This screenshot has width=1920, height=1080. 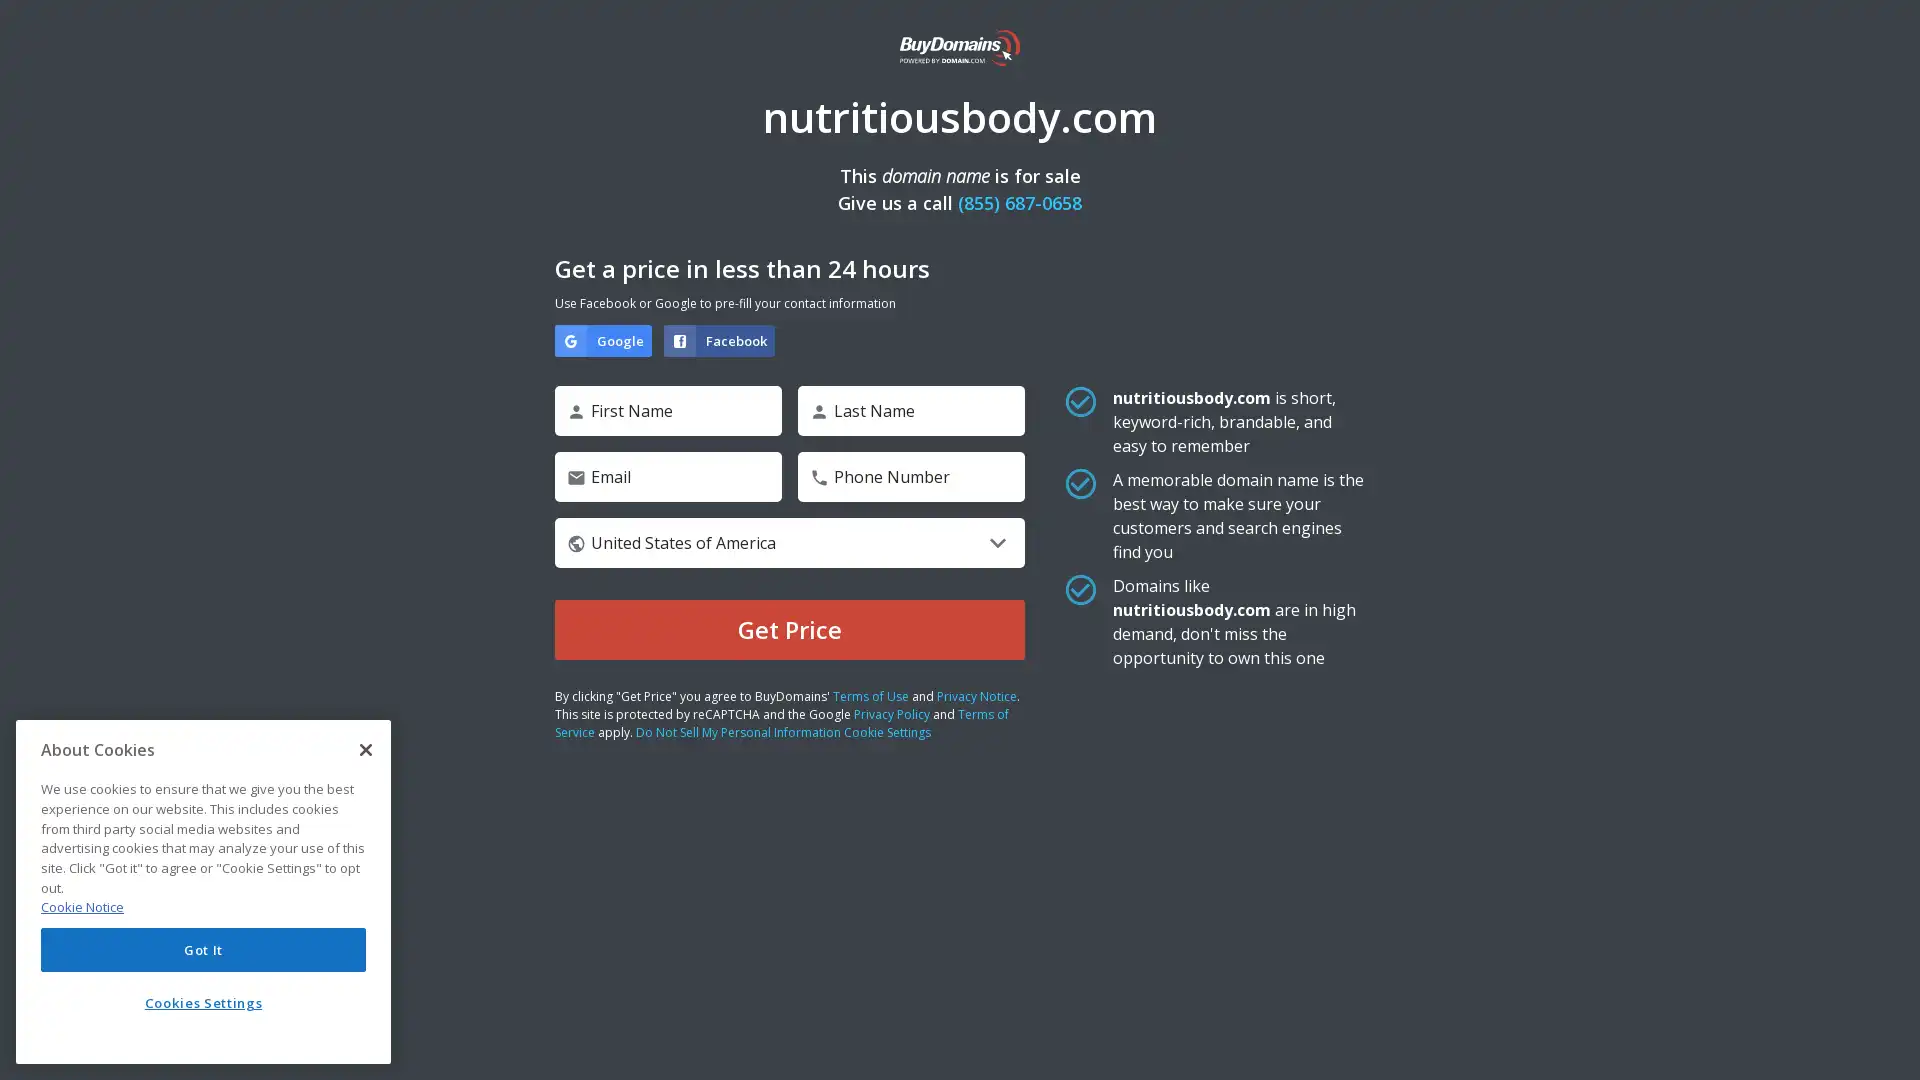 I want to click on Close, so click(x=365, y=749).